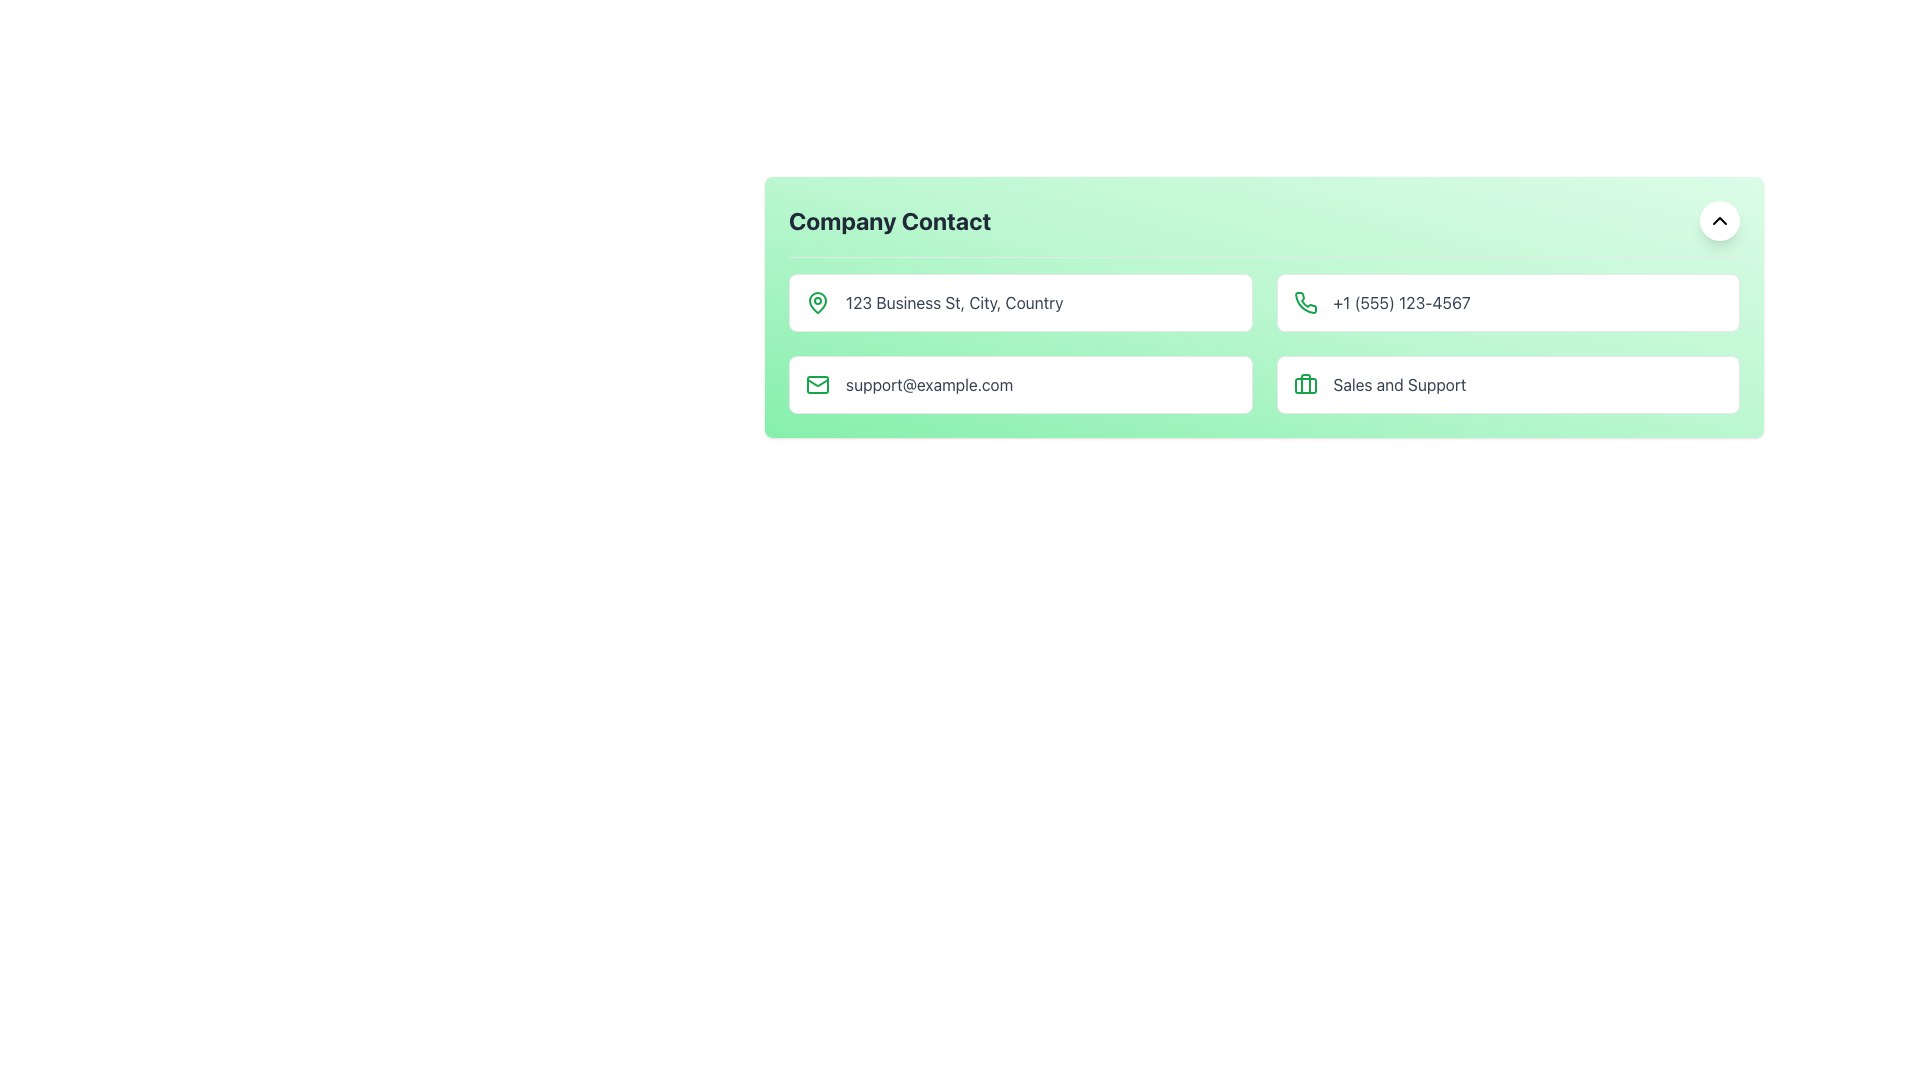  What do you see at coordinates (1020, 303) in the screenshot?
I see `the Informative display field that shows the physical address, located near the top-left of the contact details section, above the email entry and to the left of the phone number entry` at bounding box center [1020, 303].